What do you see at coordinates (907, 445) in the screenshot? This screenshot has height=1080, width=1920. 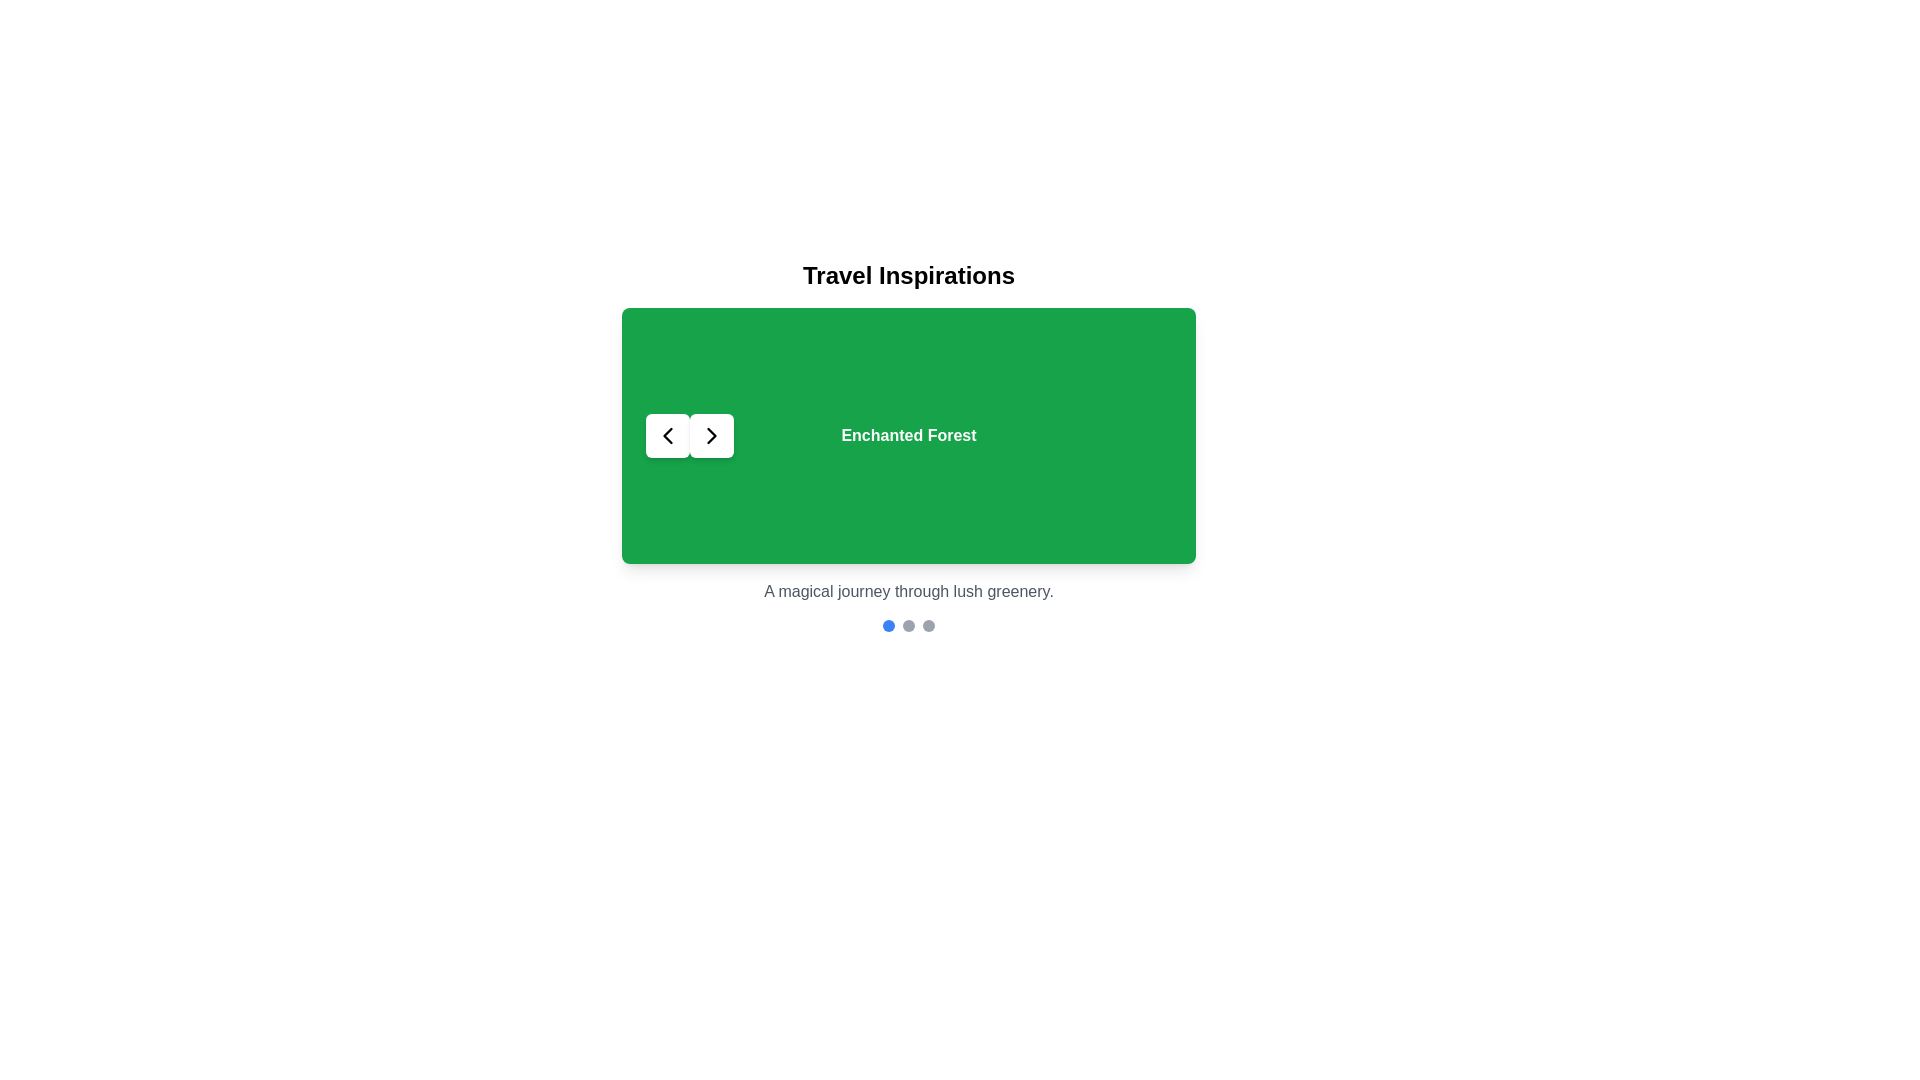 I see `the title text 'Enchanted Forest' within the green card component that is centrally located under the heading 'Travel Inspirations'` at bounding box center [907, 445].